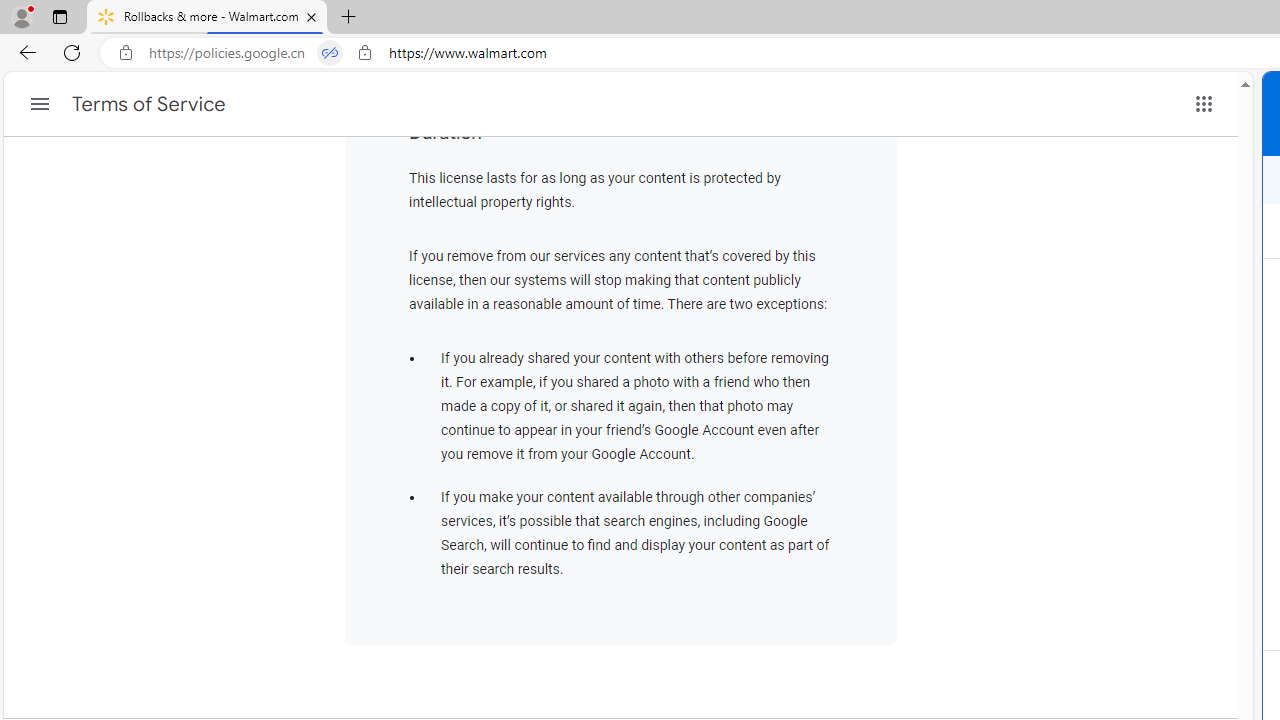 The width and height of the screenshot is (1280, 720). What do you see at coordinates (59, 16) in the screenshot?
I see `'Tab actions menu'` at bounding box center [59, 16].